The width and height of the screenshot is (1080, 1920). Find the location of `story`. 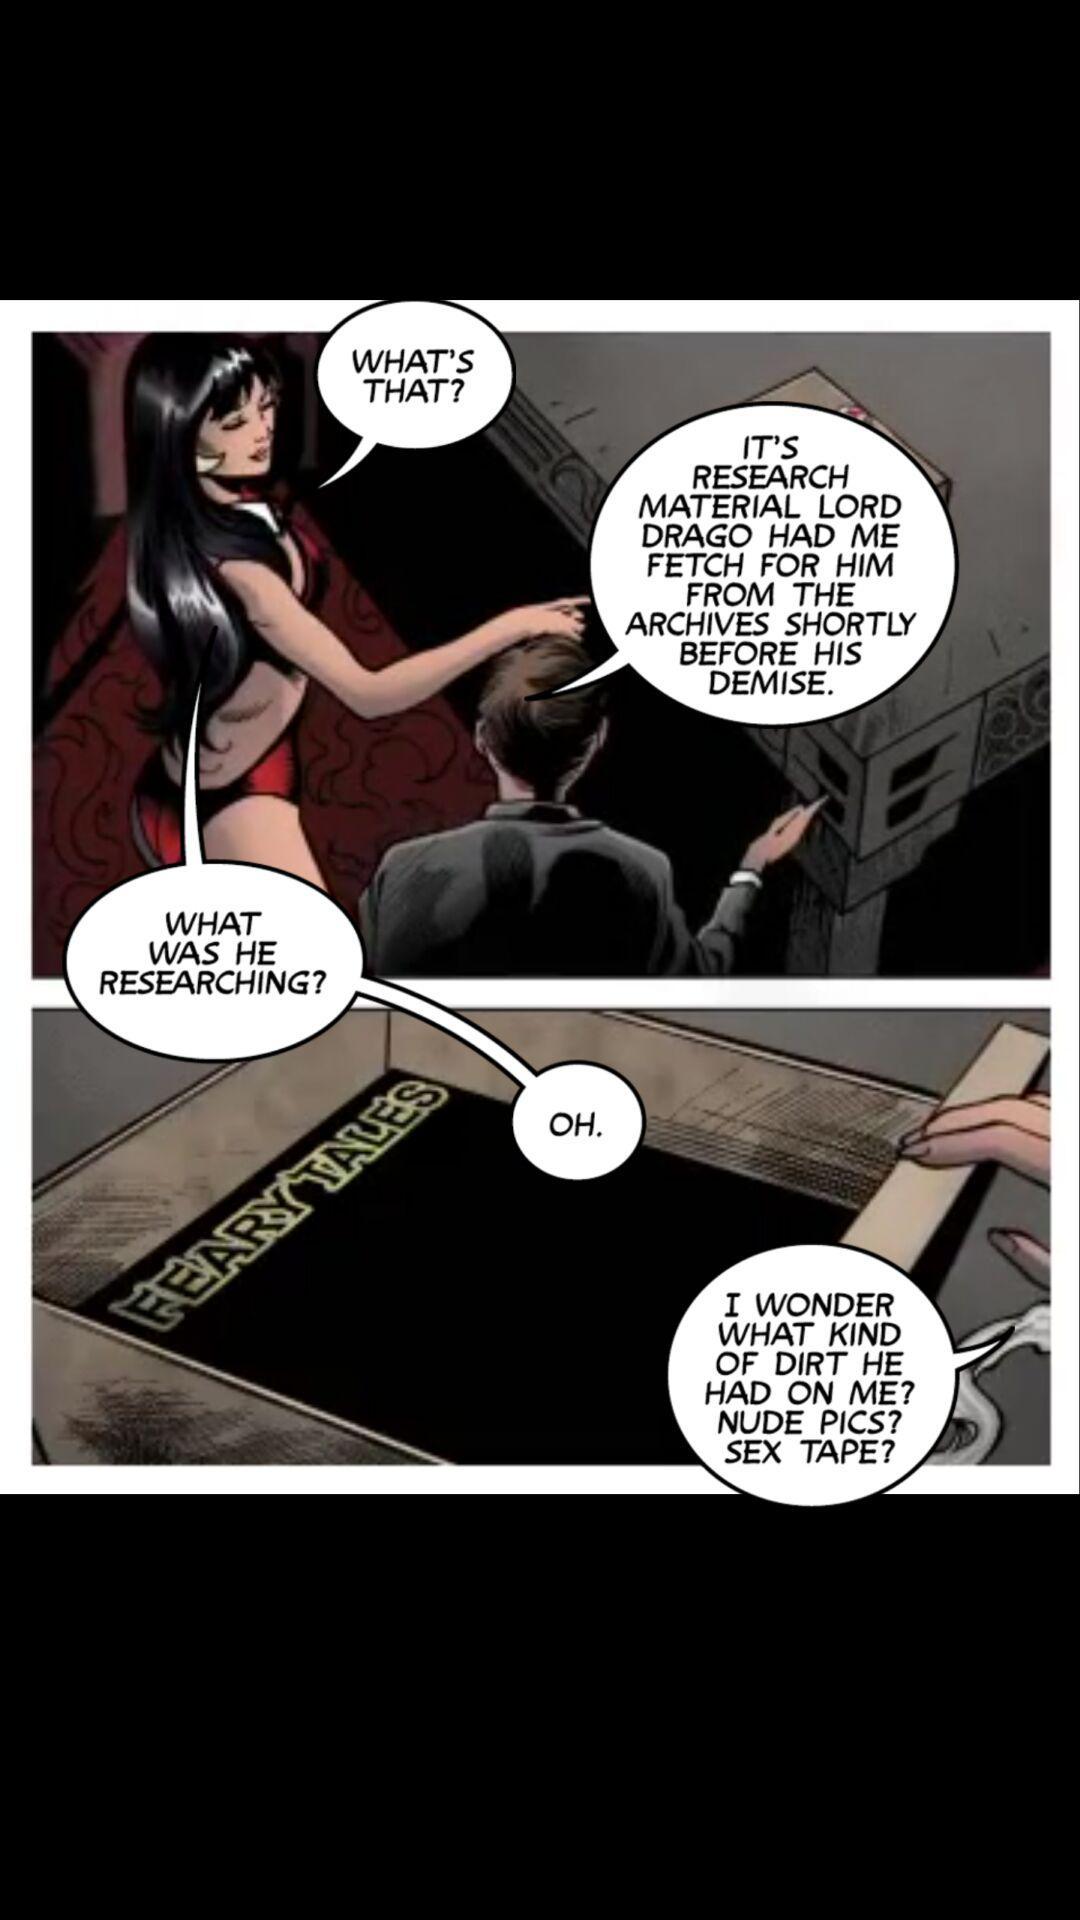

story is located at coordinates (404, 398).